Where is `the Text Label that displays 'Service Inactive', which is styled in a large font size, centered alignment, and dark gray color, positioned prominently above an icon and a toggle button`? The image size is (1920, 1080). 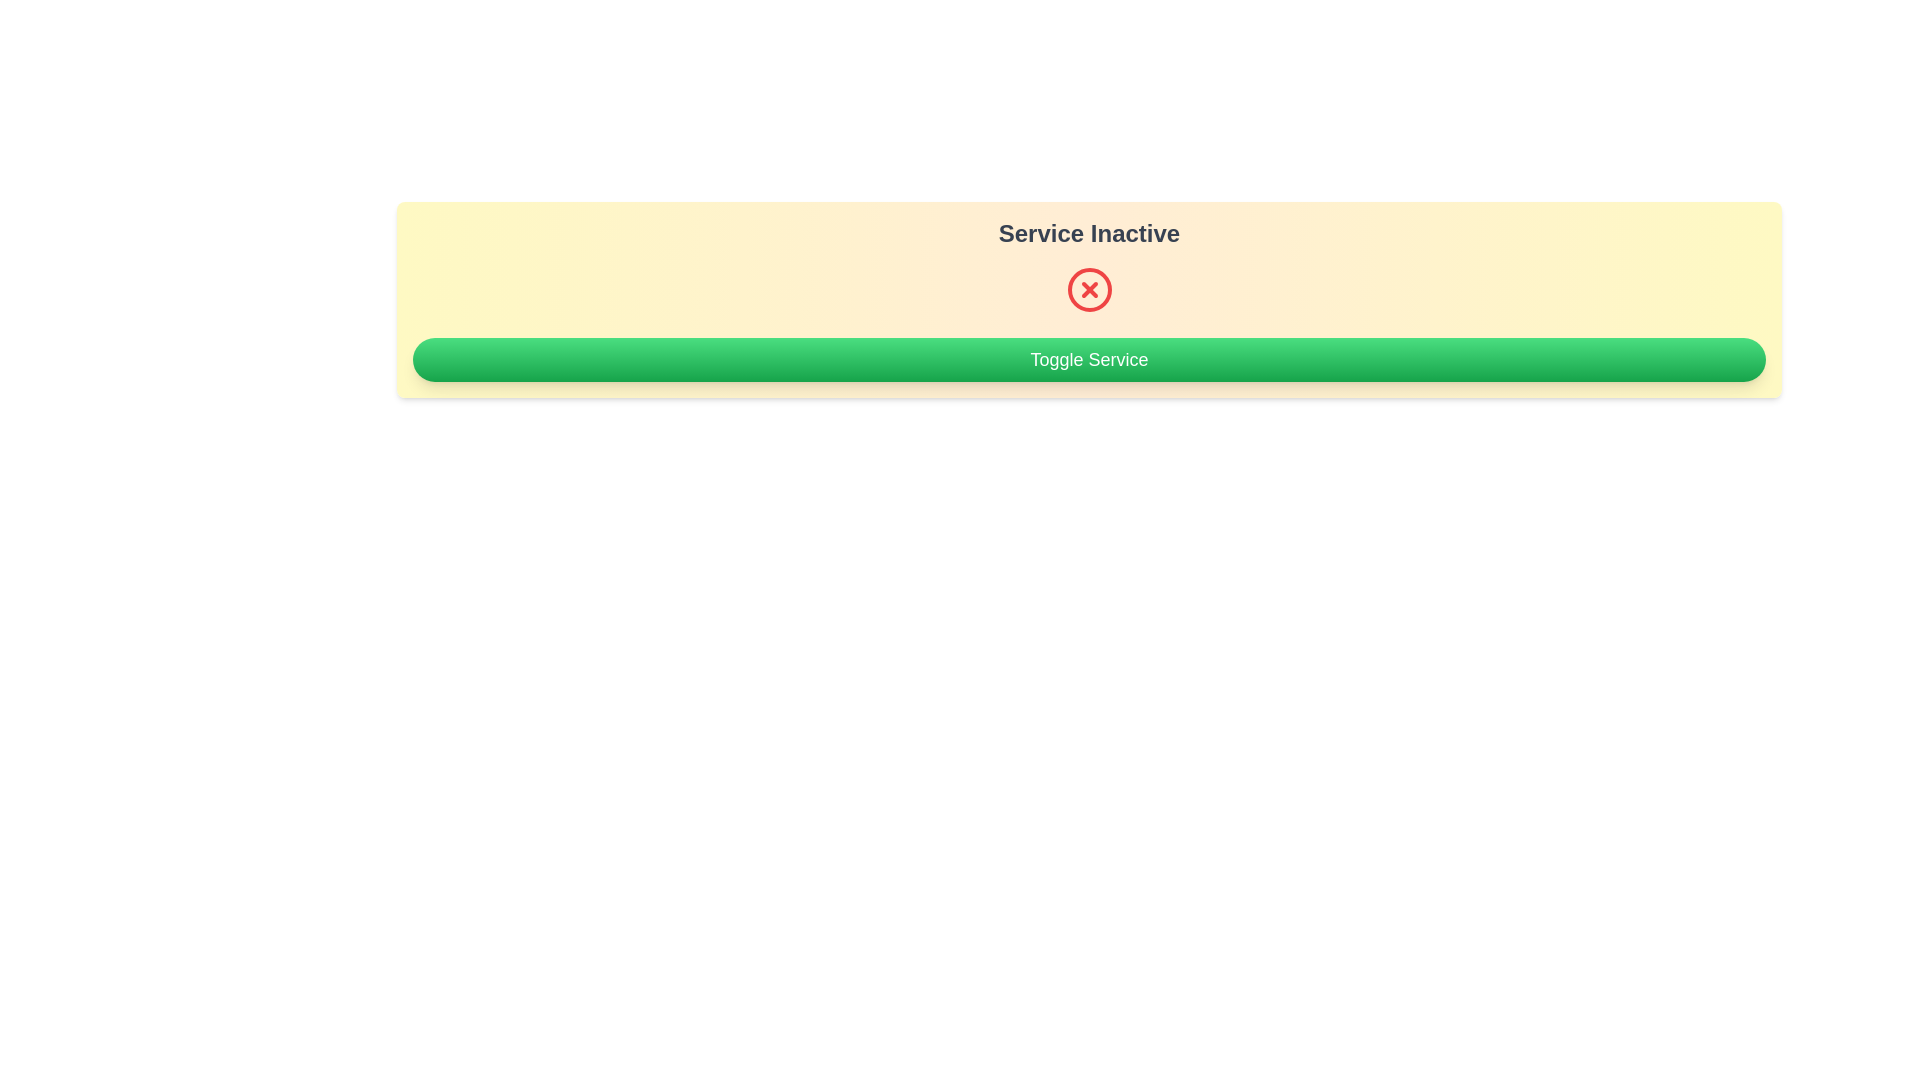 the Text Label that displays 'Service Inactive', which is styled in a large font size, centered alignment, and dark gray color, positioned prominently above an icon and a toggle button is located at coordinates (1088, 233).